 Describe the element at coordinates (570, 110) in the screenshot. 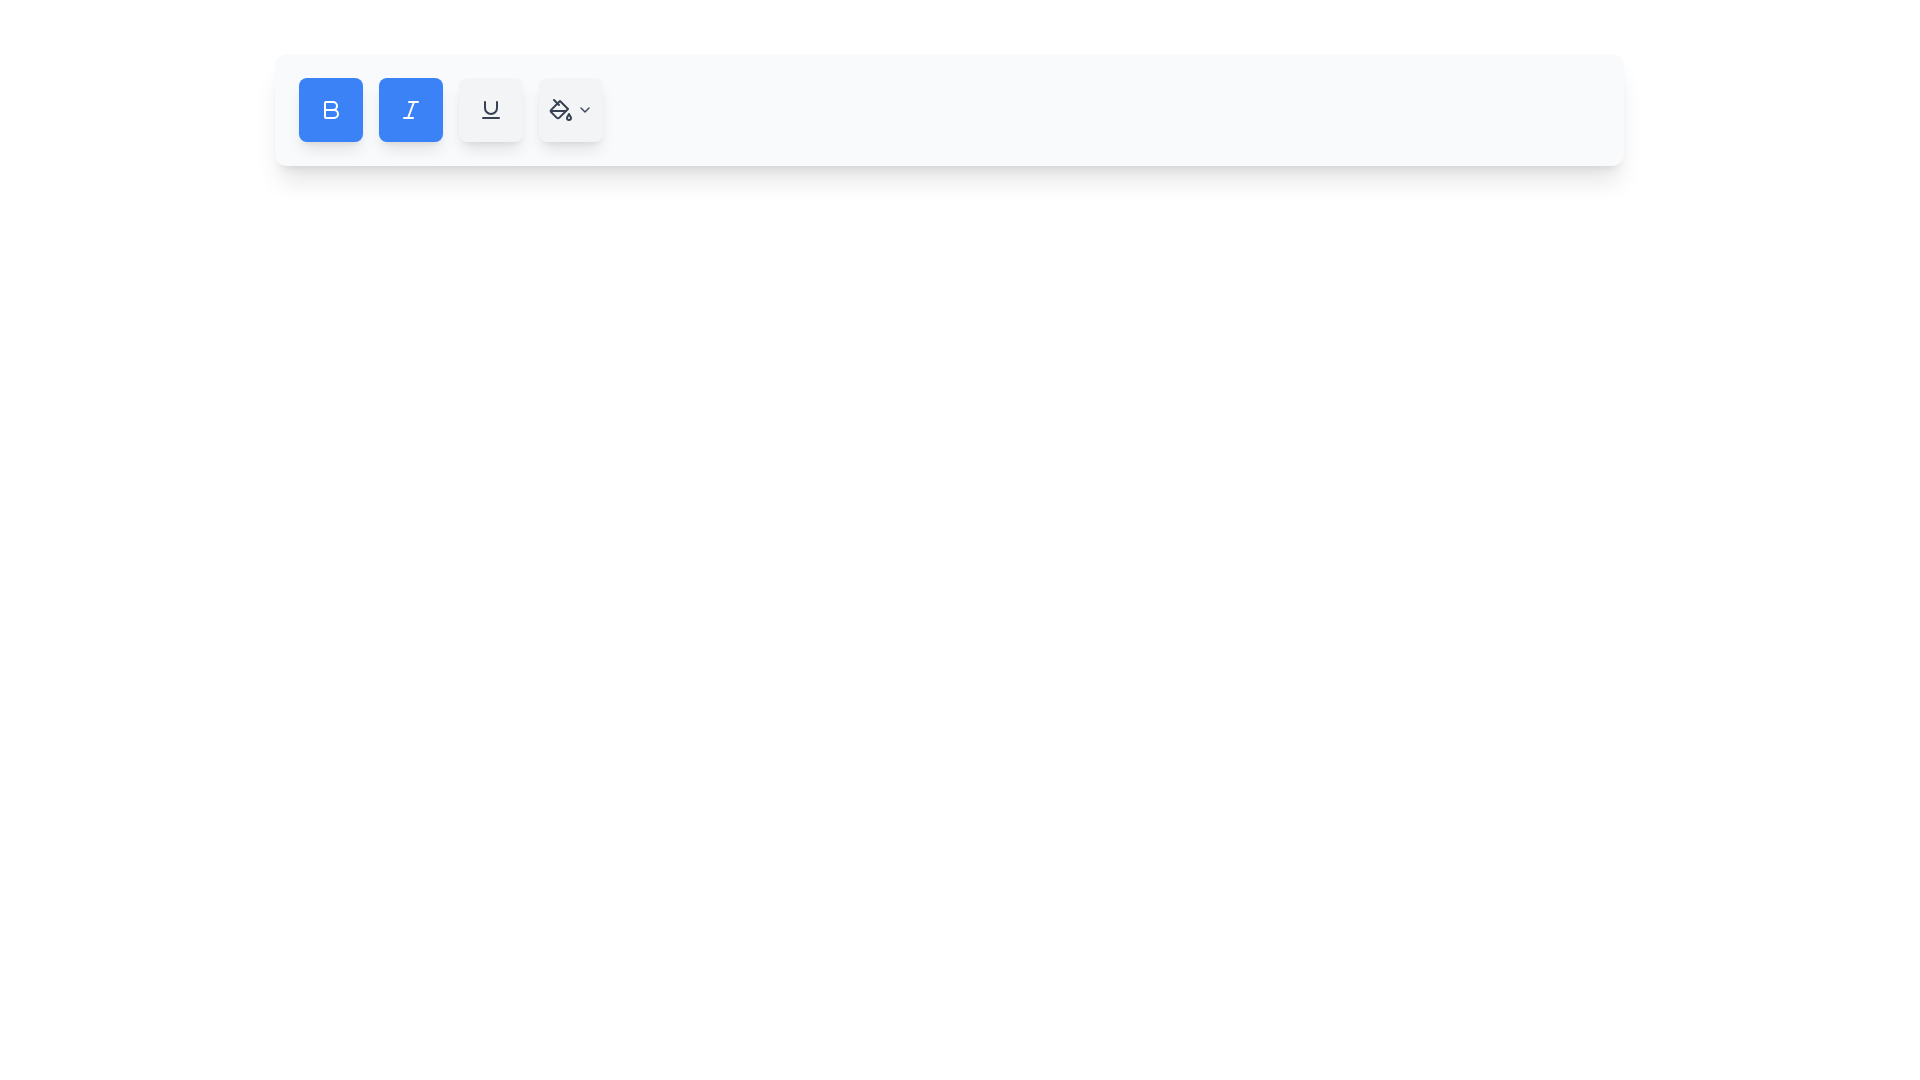

I see `the color-selection icon located within the 'Color' button in the top-right quadrant` at that location.